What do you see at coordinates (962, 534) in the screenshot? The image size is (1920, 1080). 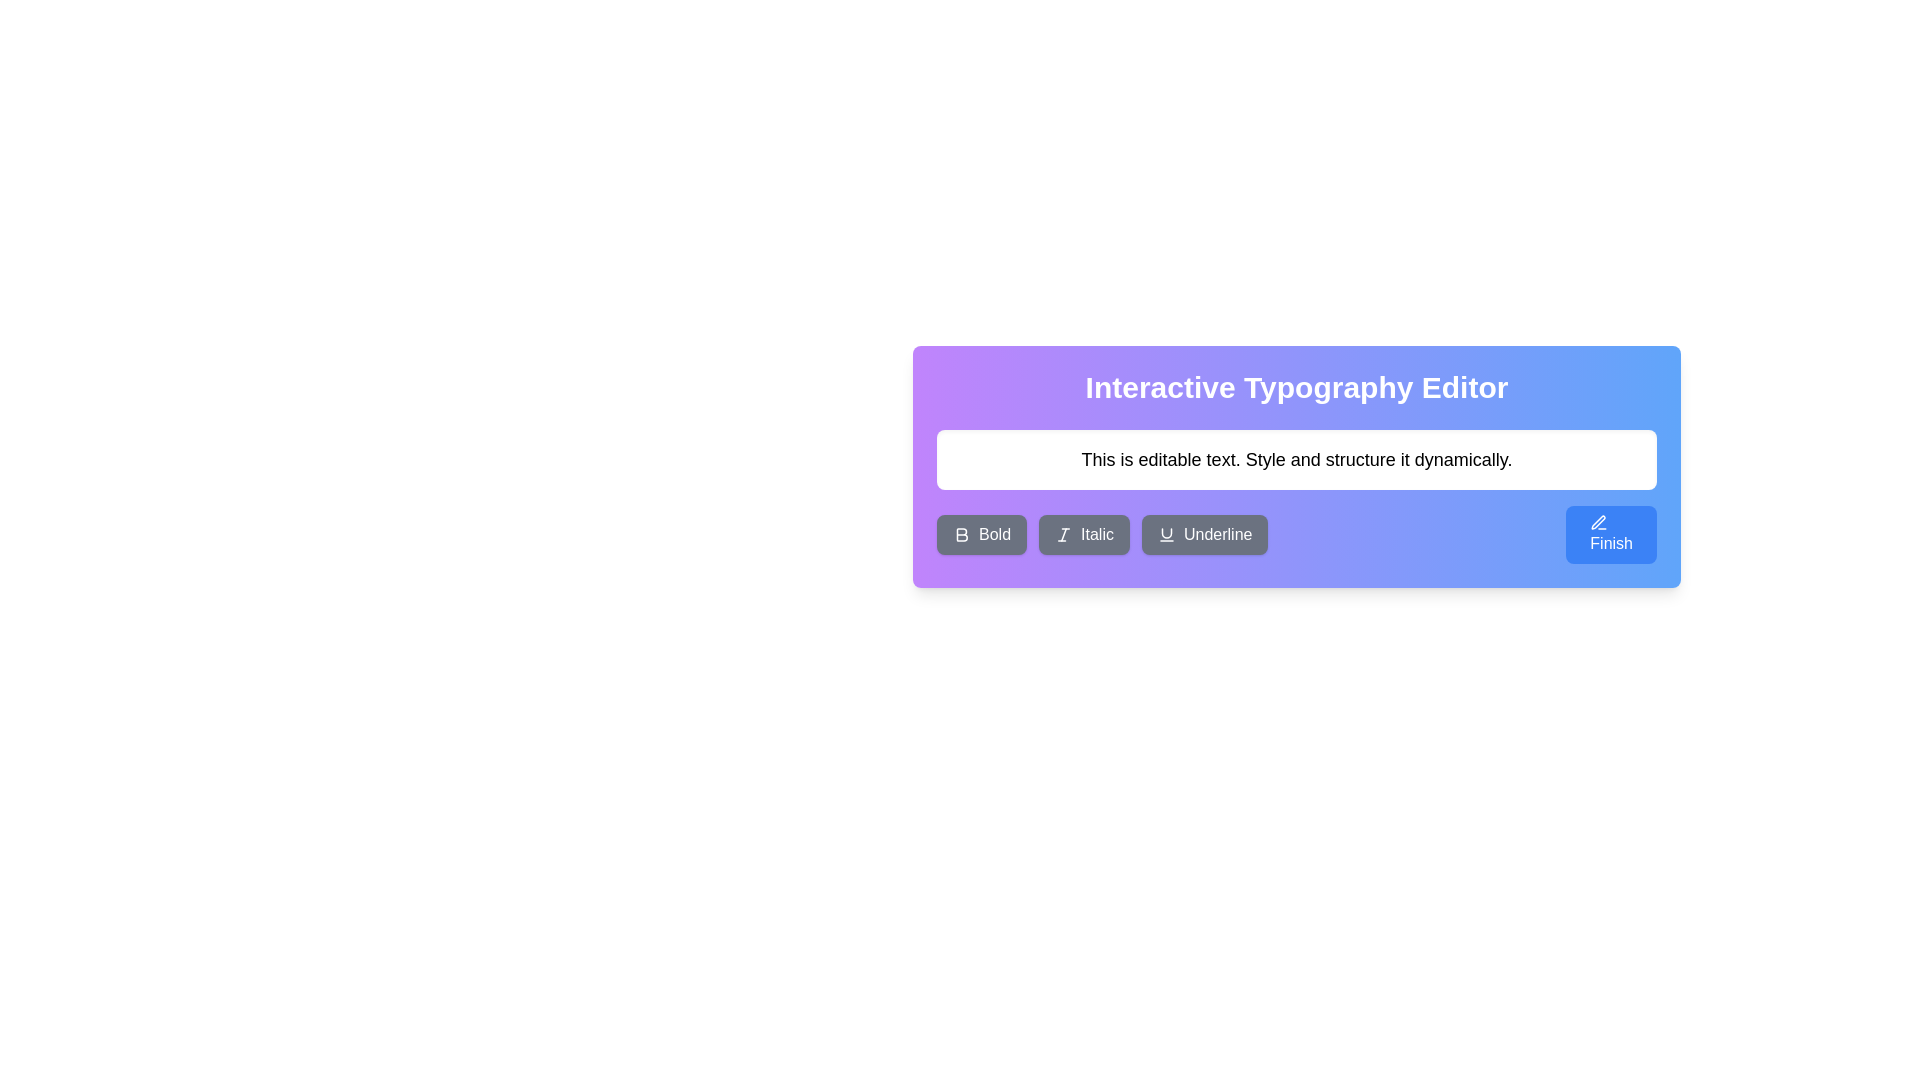 I see `the bold formatting icon, which is the first button in the text formatting toolbar` at bounding box center [962, 534].